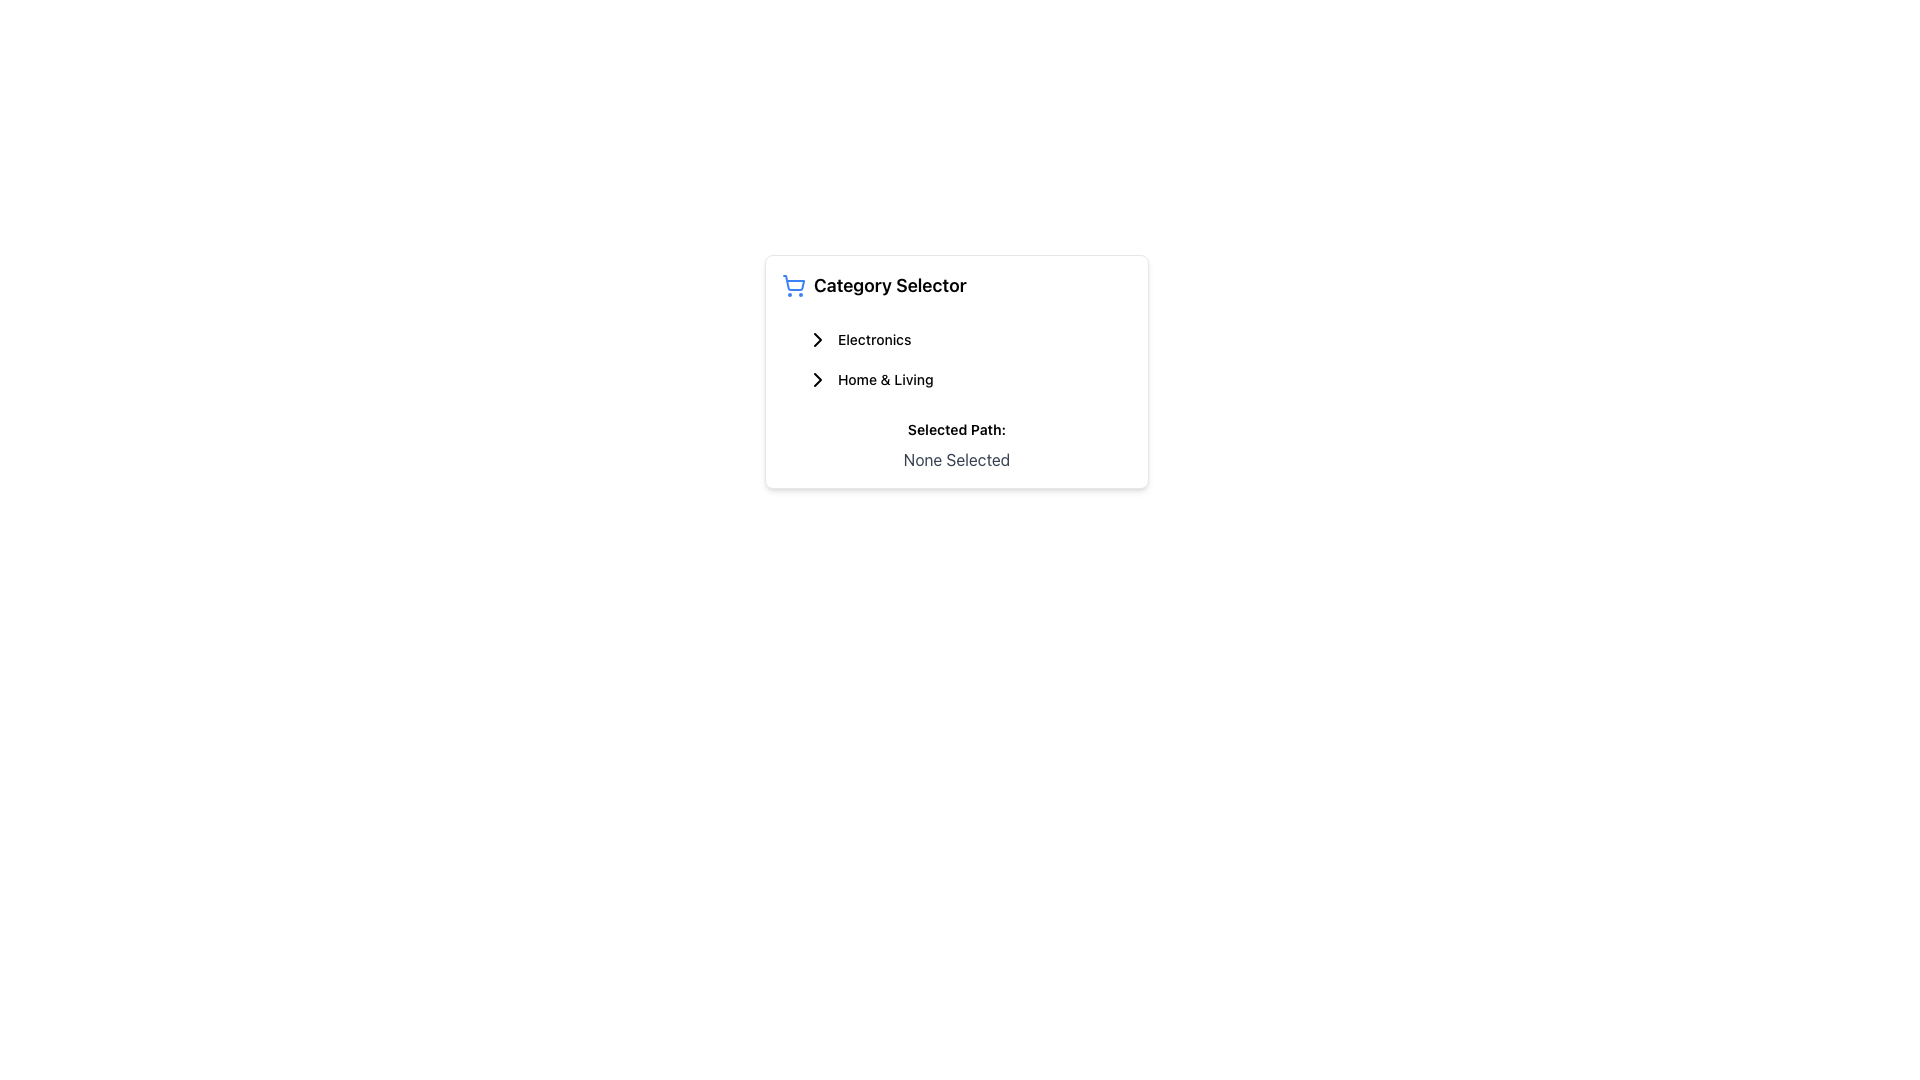  What do you see at coordinates (793, 283) in the screenshot?
I see `the shopping cart icon located in the 'Category Selector' panel, which is positioned at the top-left corner before the text 'Category Selector'` at bounding box center [793, 283].